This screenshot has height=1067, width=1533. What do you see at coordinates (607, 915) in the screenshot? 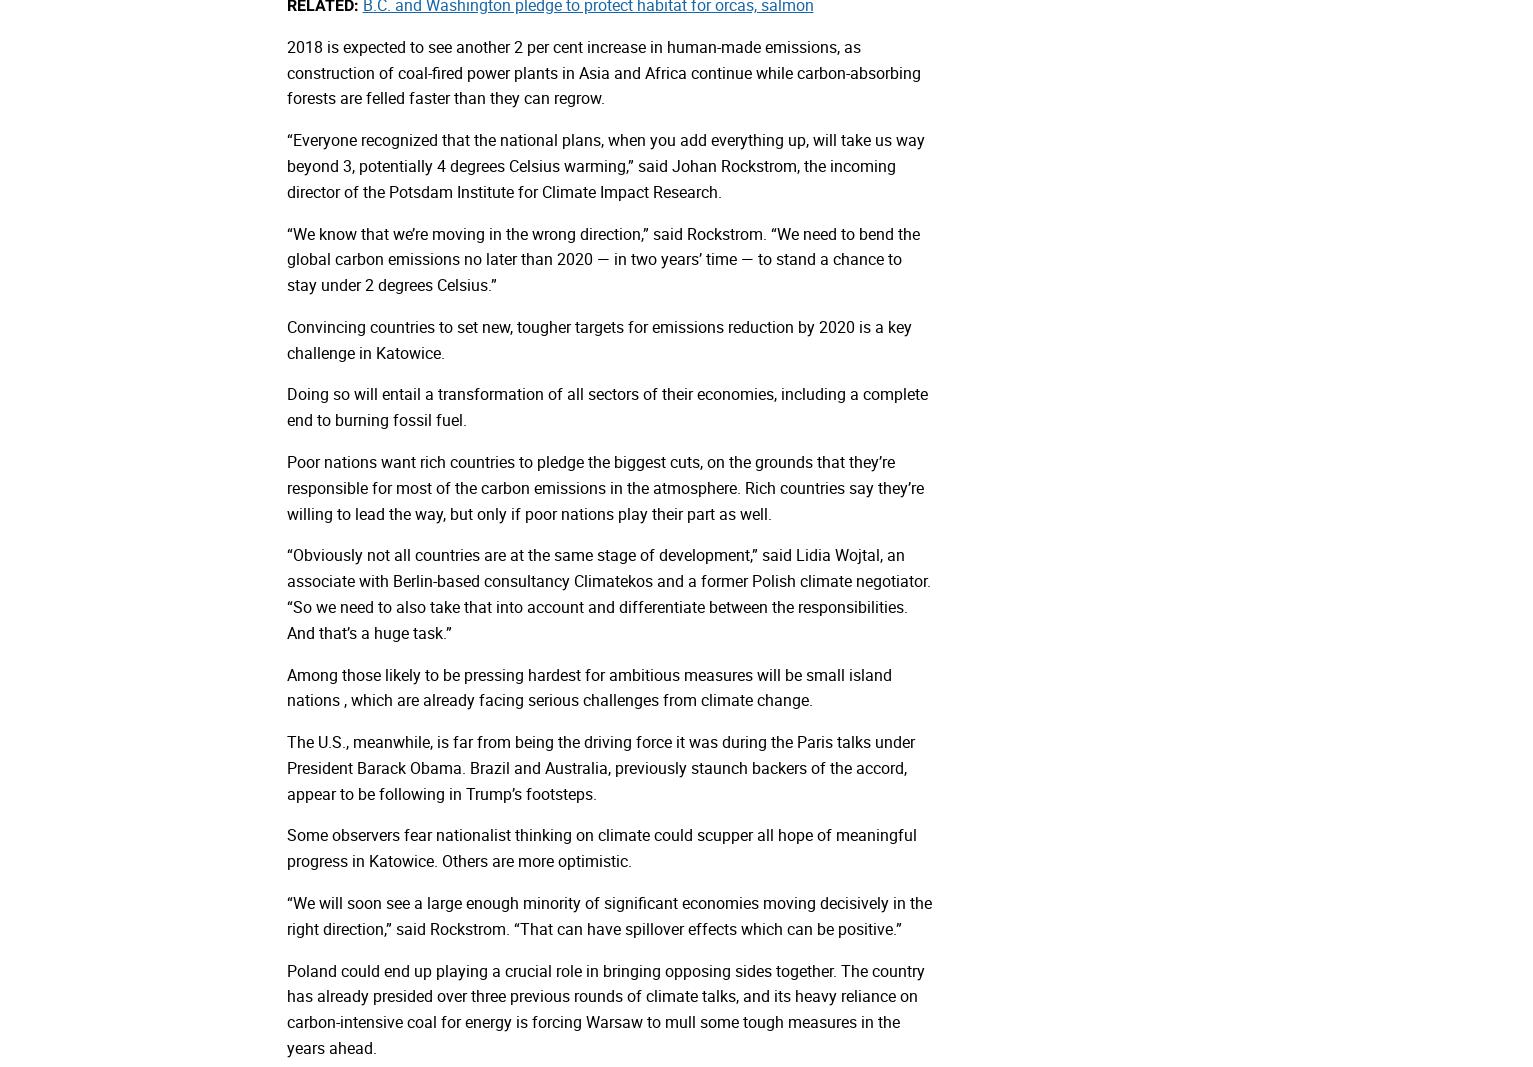
I see `'“We will soon see a large enough minority of significant economies moving decisively in the right direction,” said Rockstrom. “That can have spillover effects which can be positive.”'` at bounding box center [607, 915].